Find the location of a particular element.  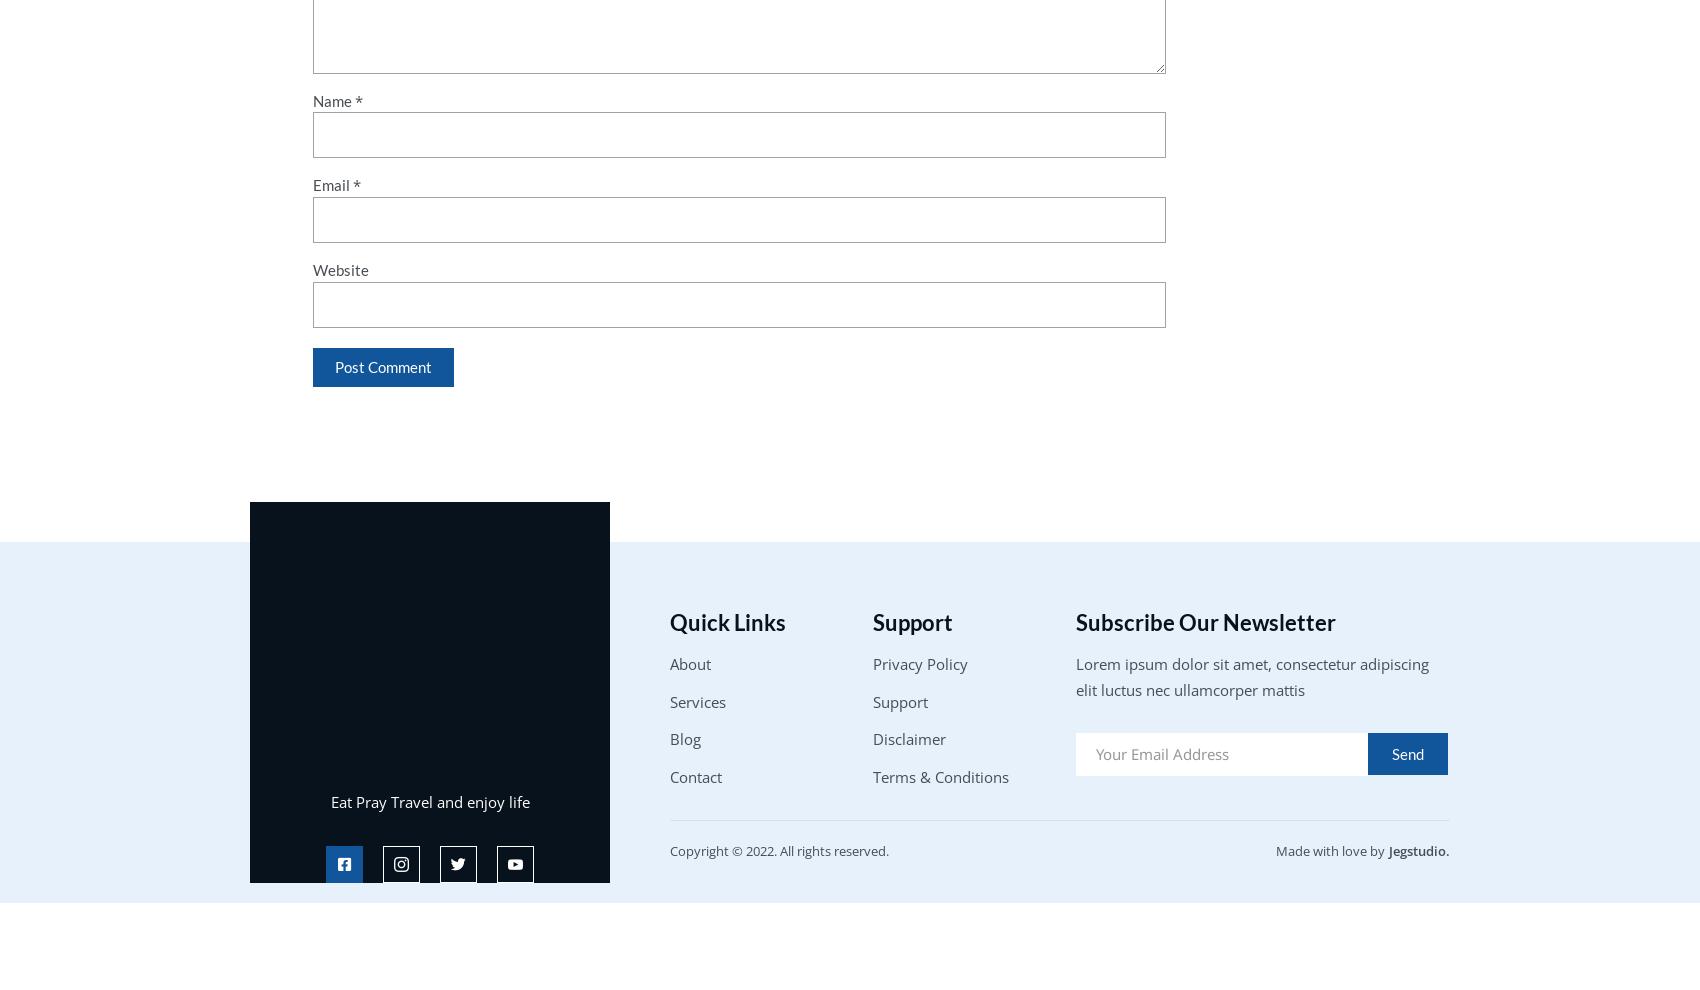

'Services' is located at coordinates (669, 700).